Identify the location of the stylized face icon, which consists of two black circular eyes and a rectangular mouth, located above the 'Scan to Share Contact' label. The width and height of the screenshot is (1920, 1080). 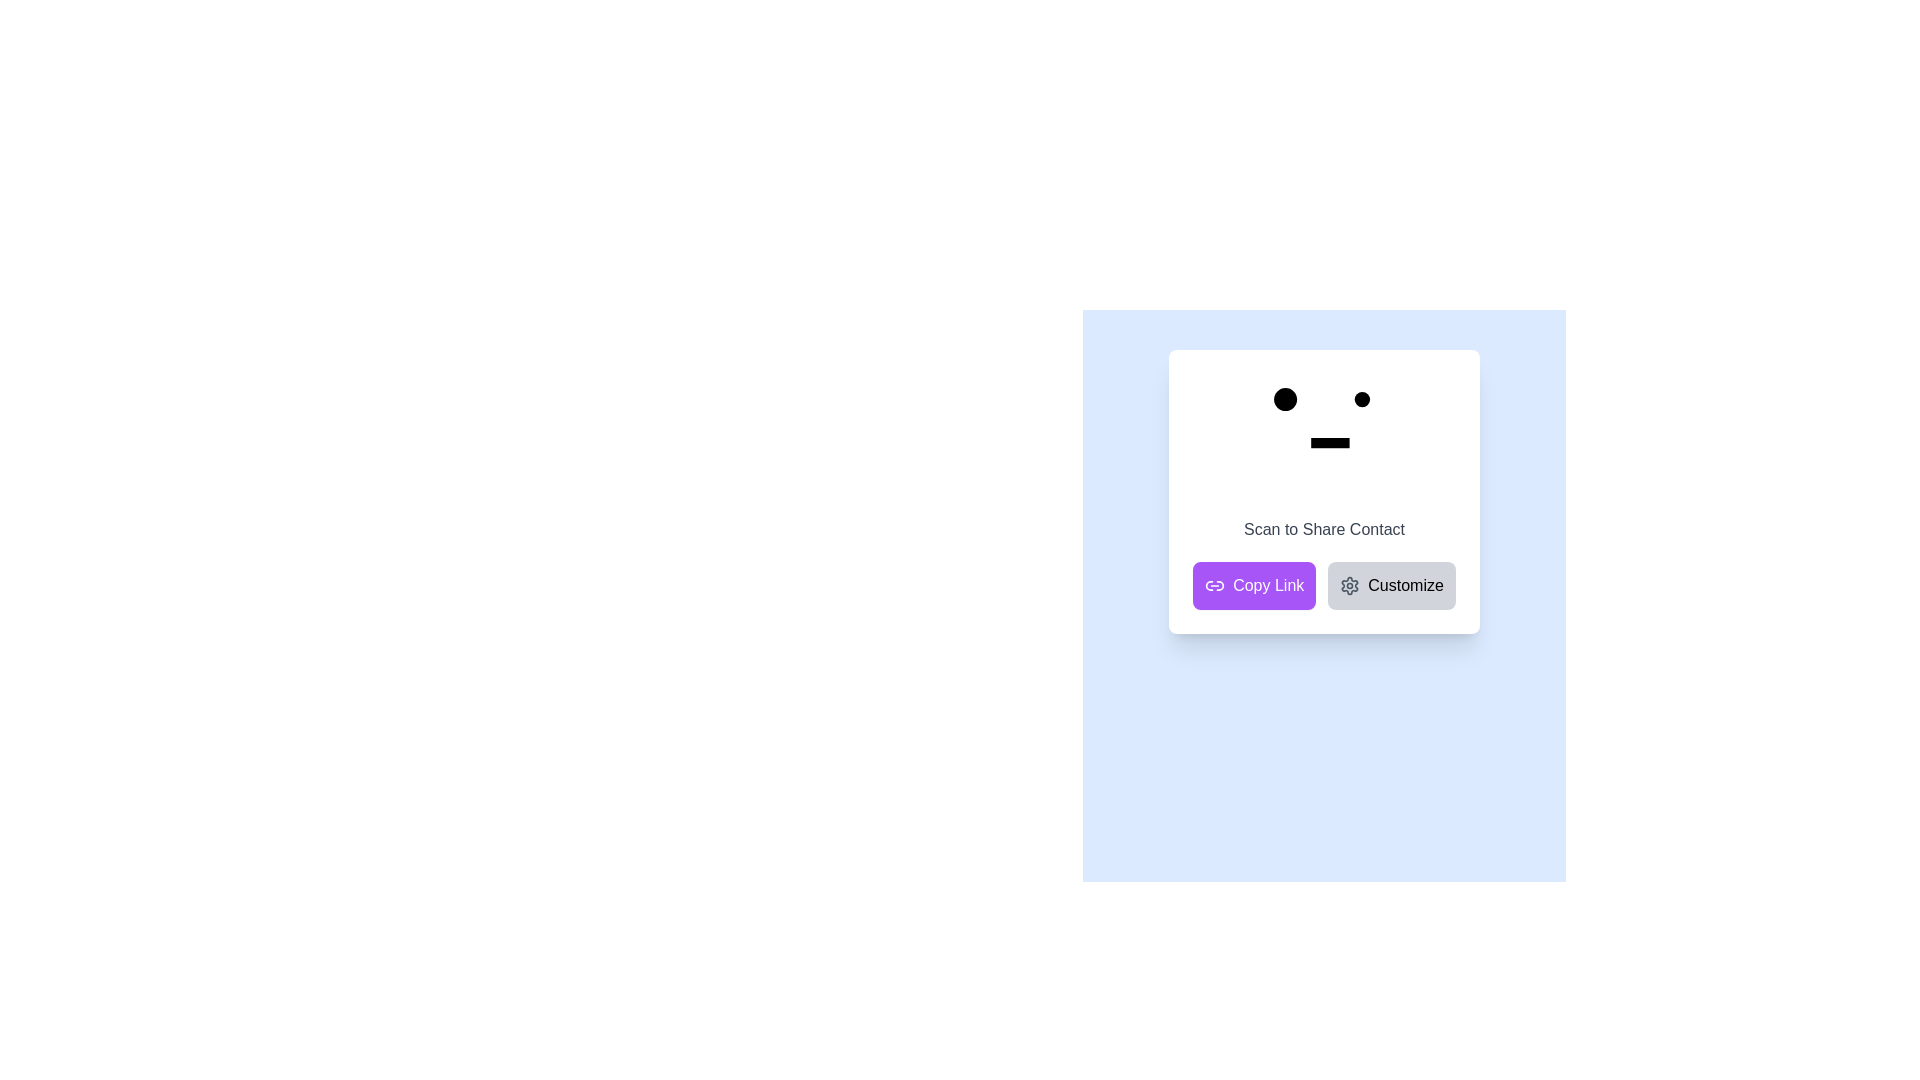
(1324, 437).